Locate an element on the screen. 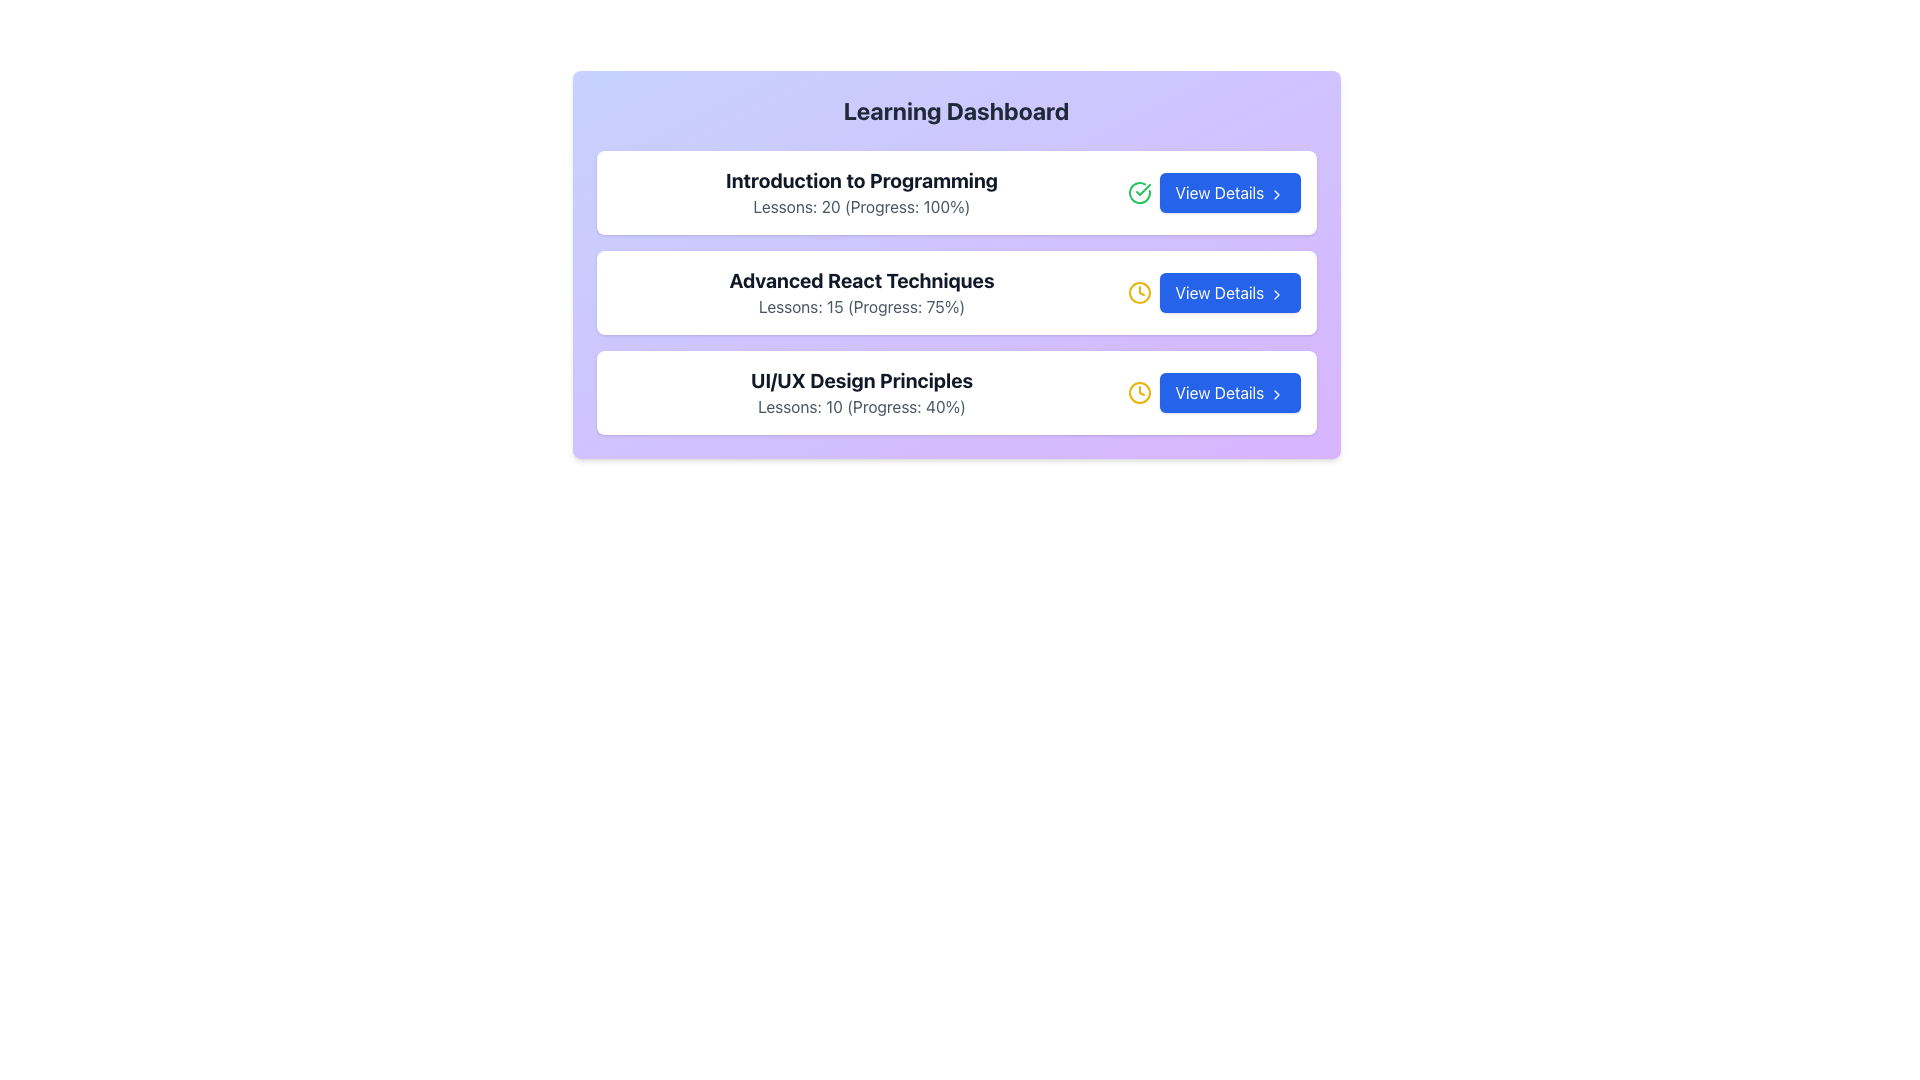 This screenshot has width=1920, height=1080. the completion status icon of the course, which is a circular icon located to the left of the 'View Details' button in the topmost item of the course list is located at coordinates (1142, 189).